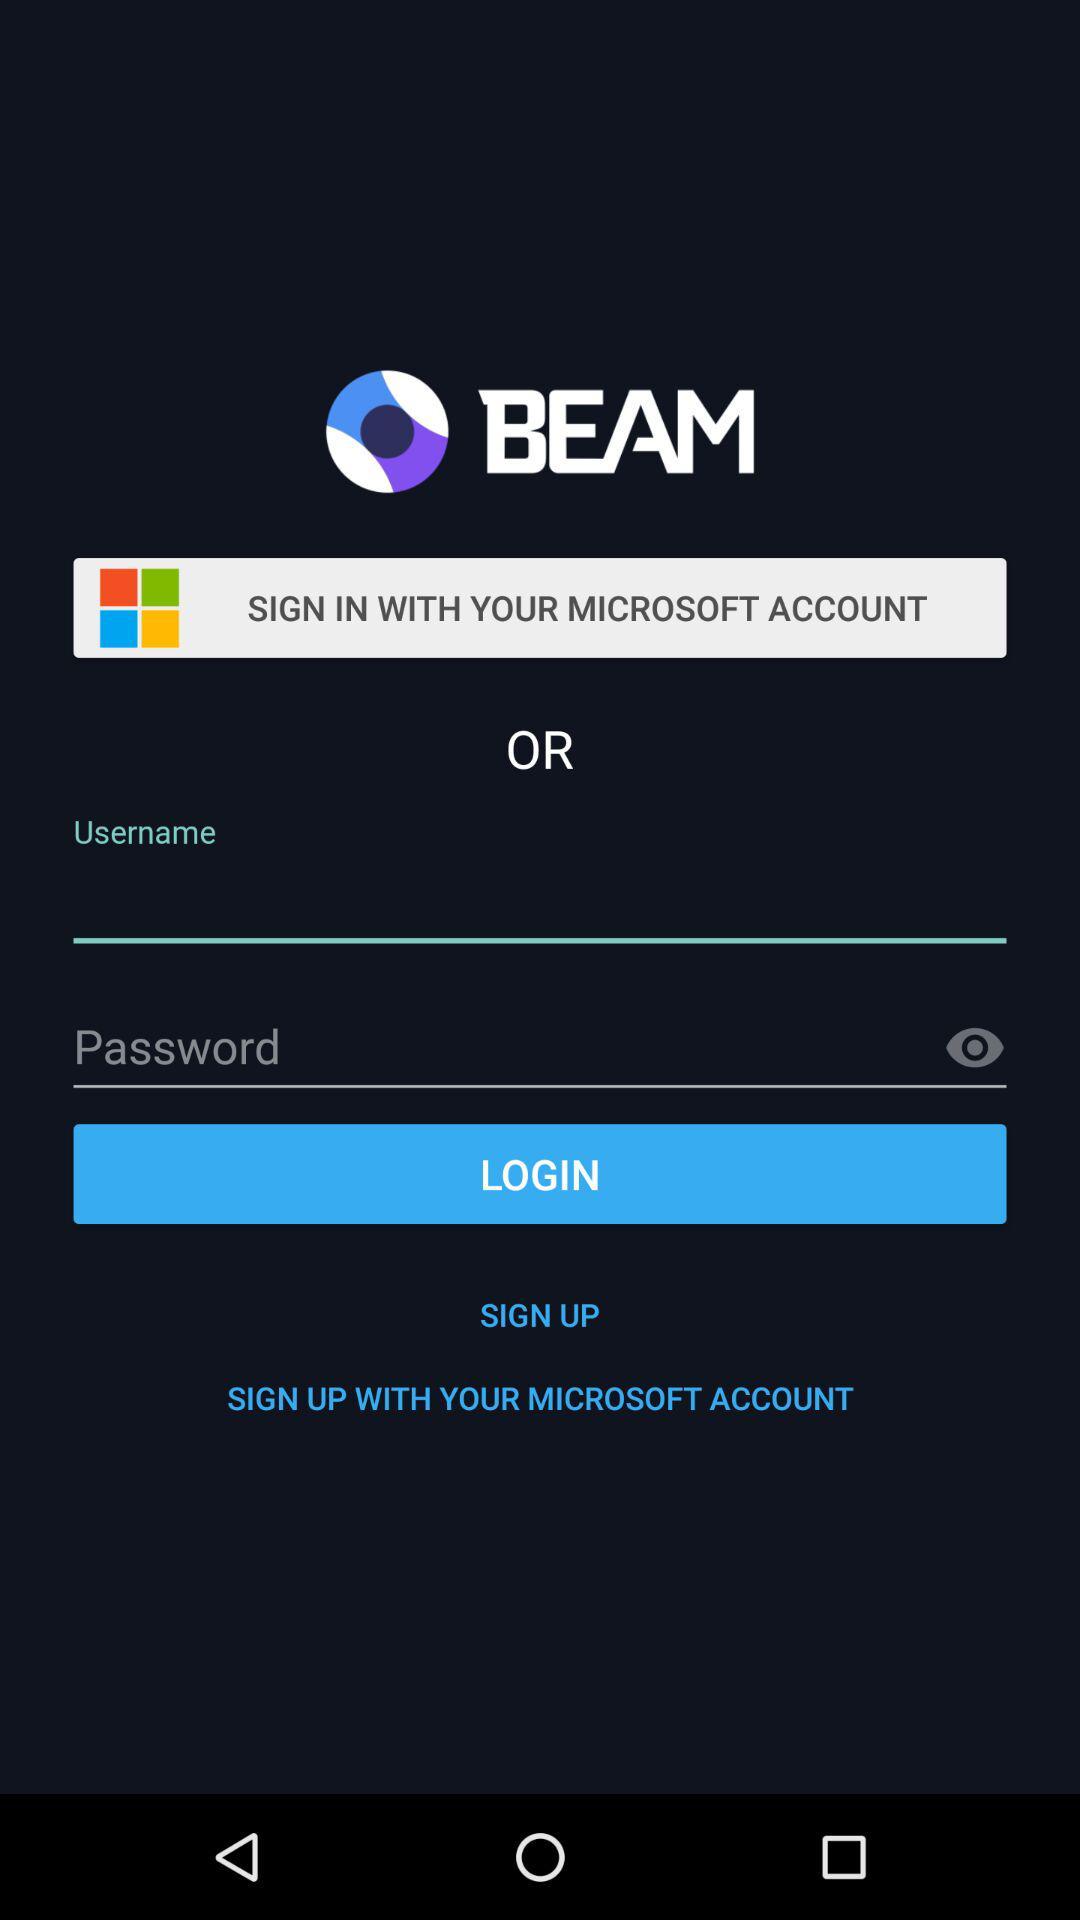 The width and height of the screenshot is (1080, 1920). I want to click on see option, so click(974, 1047).